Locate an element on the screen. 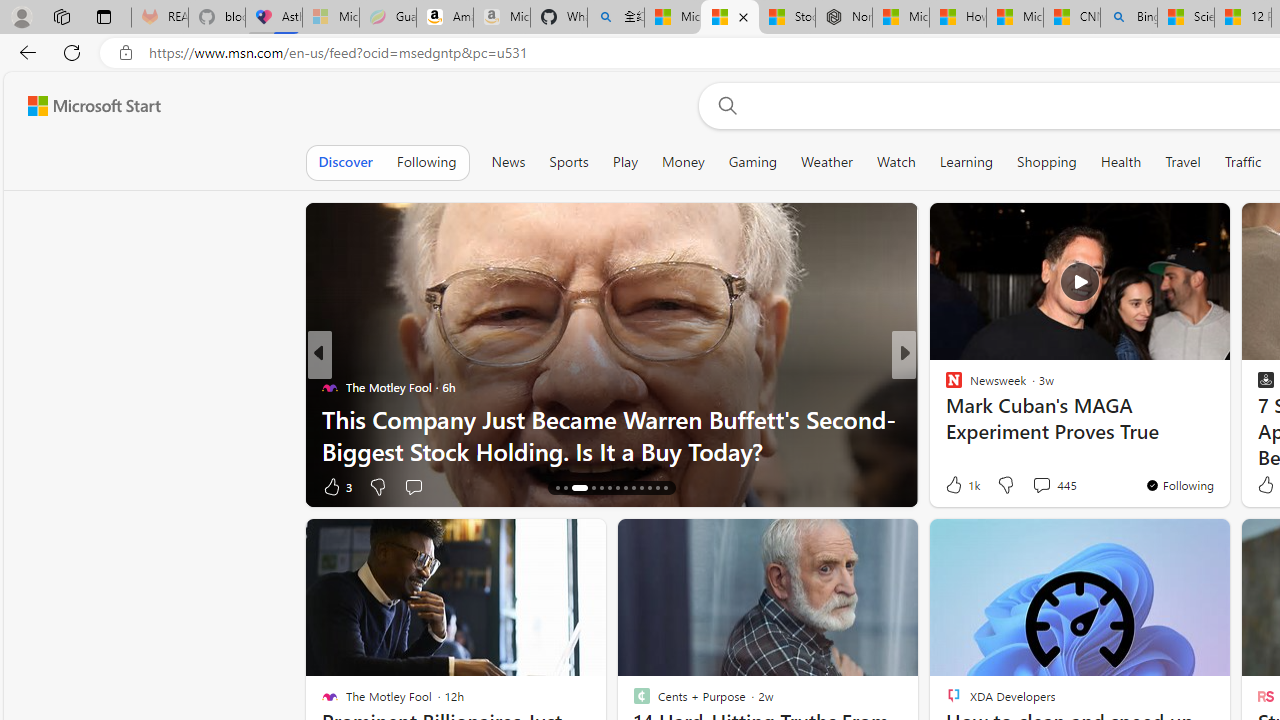  'View comments 38 Comment' is located at coordinates (1050, 486).